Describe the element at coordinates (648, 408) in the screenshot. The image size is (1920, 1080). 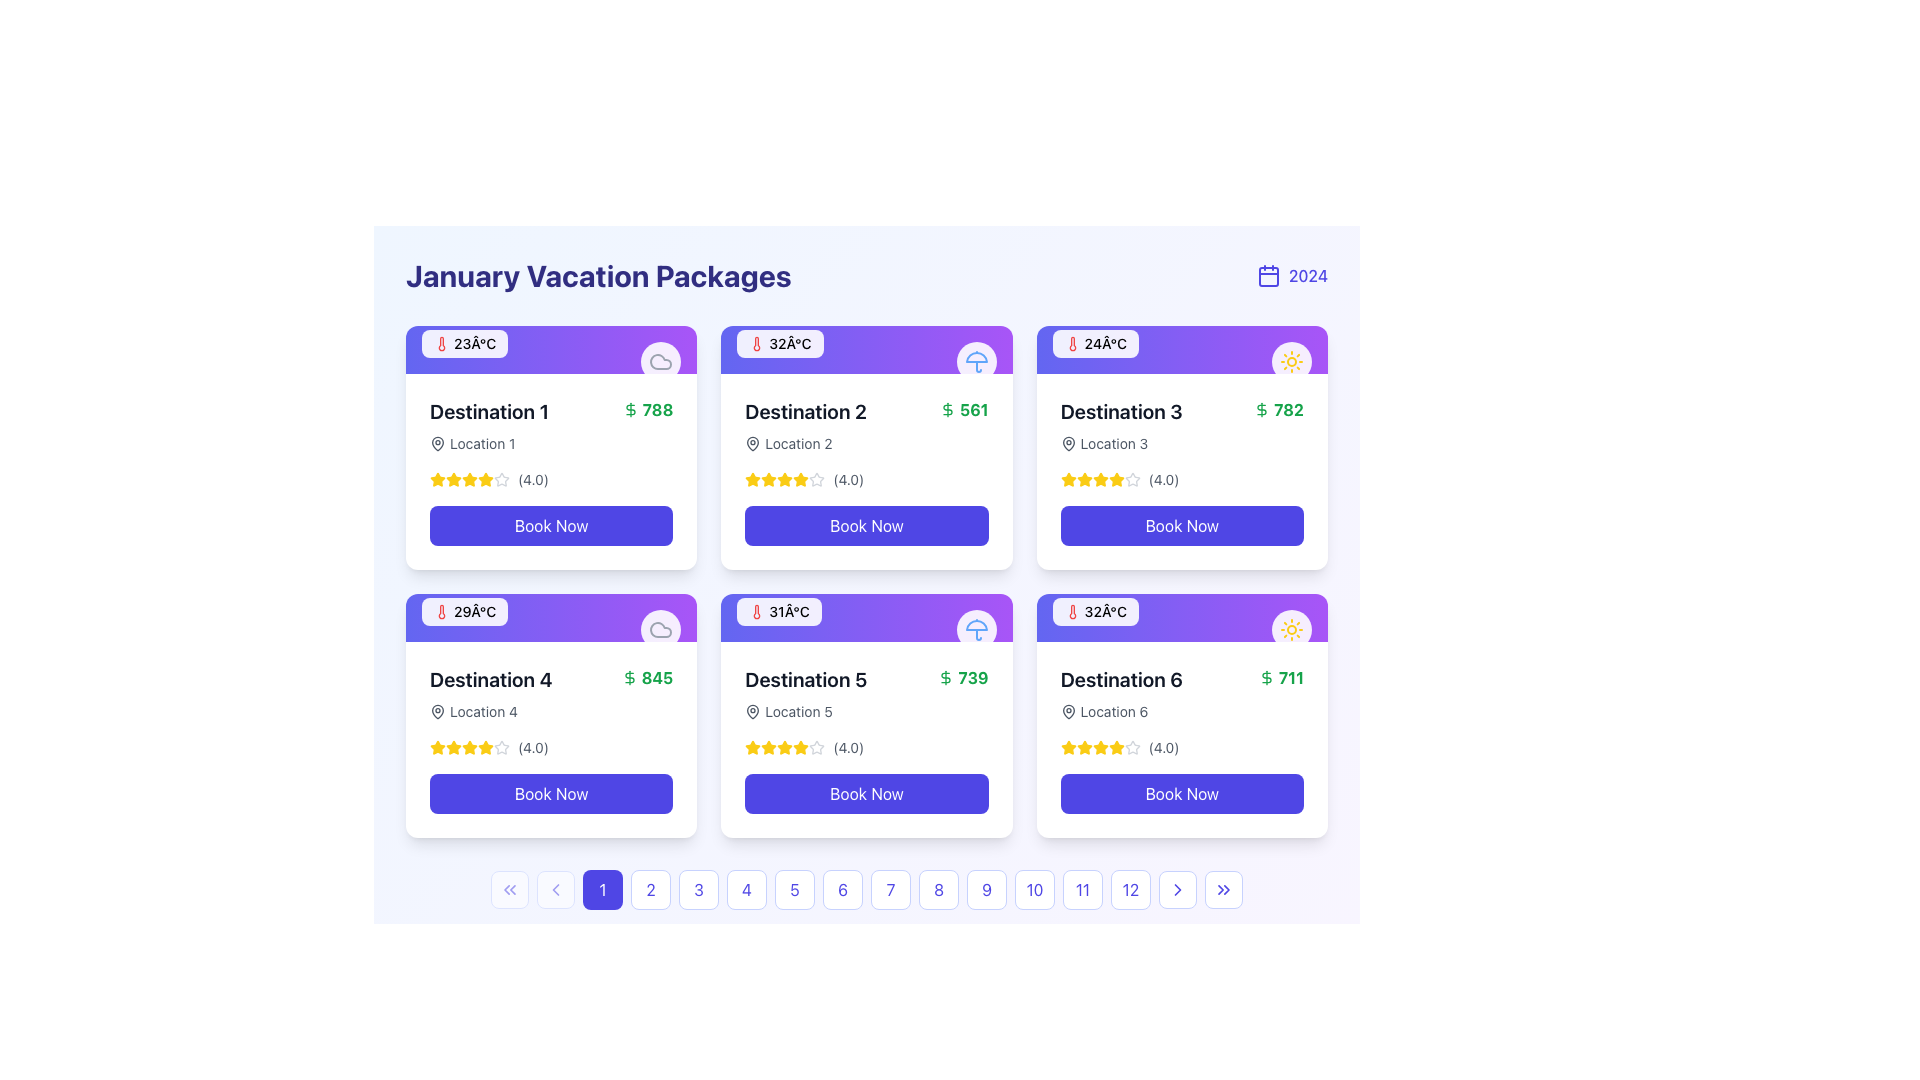
I see `price value from the Price indicator which displays a dollar sign icon followed by the bold green text '788' in the top-right corner of the card for 'Destination 1'` at that location.